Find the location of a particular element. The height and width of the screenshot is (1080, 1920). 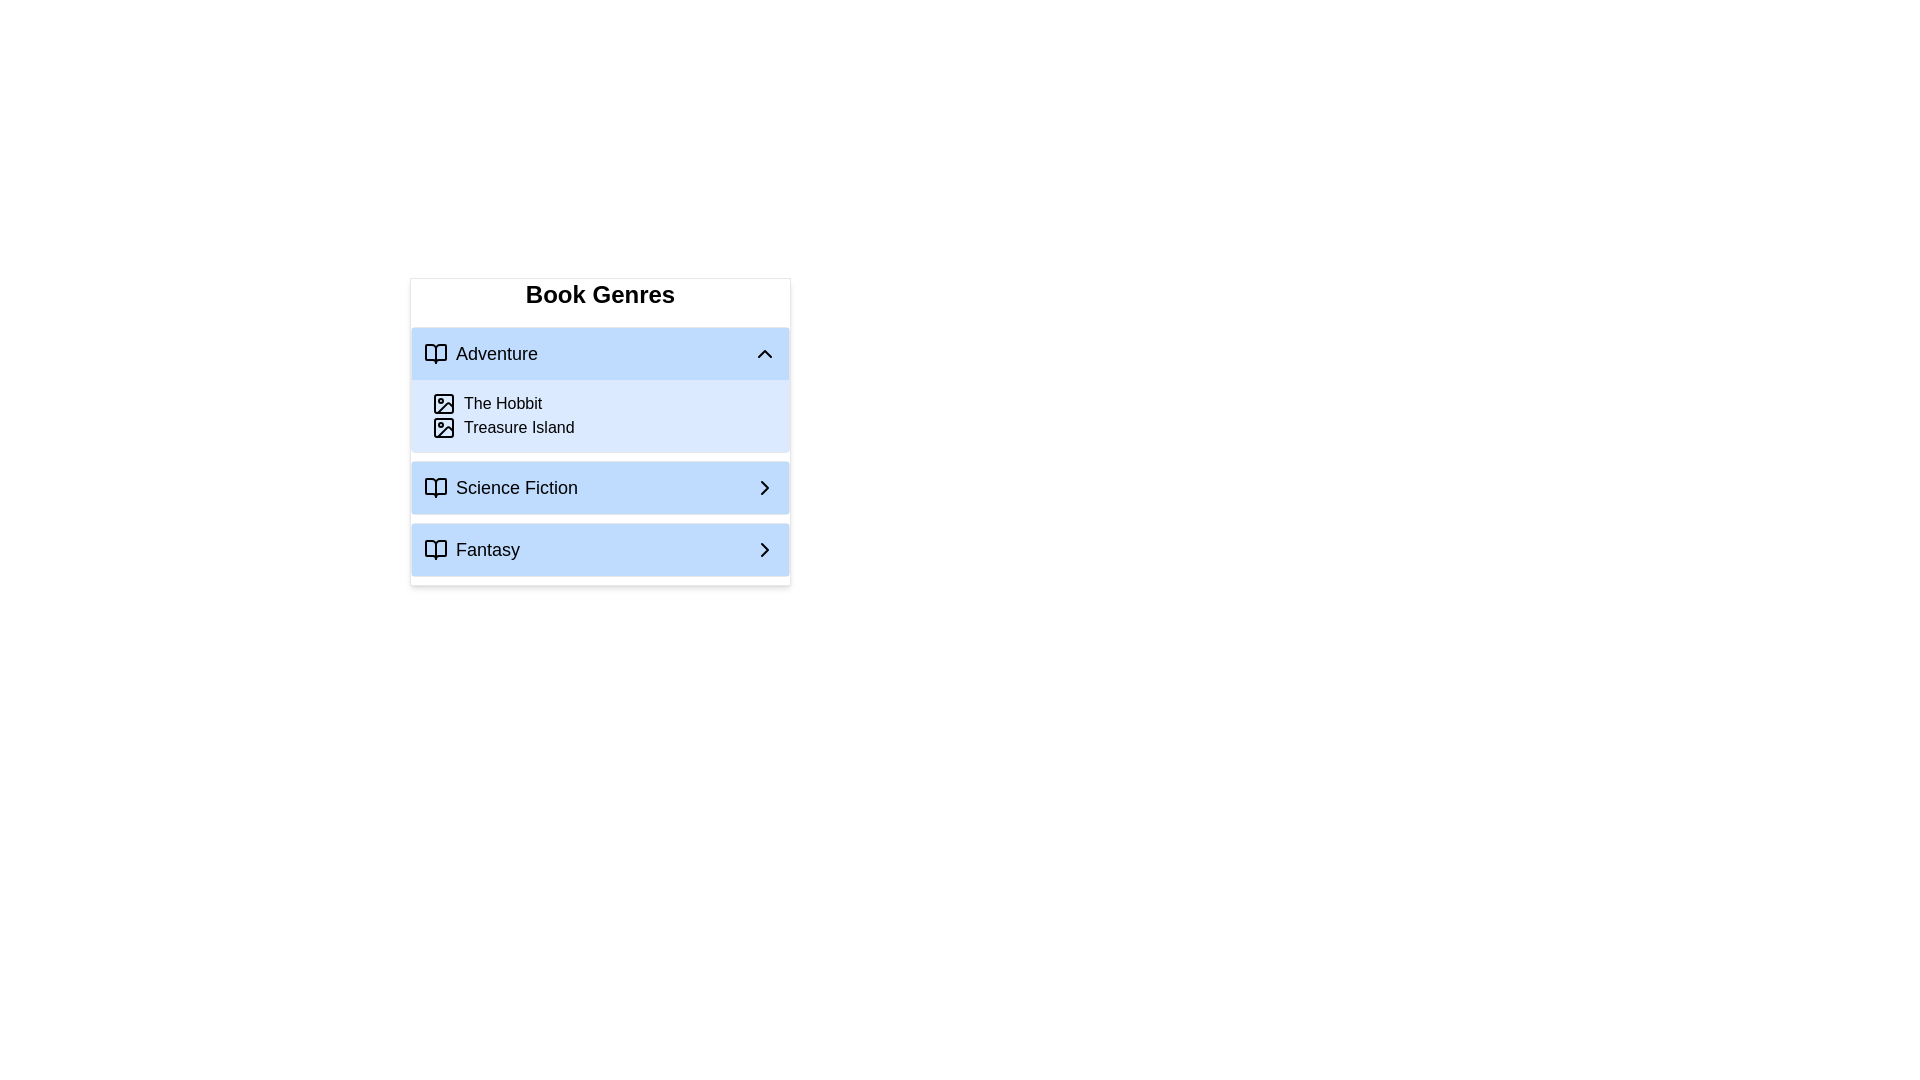

the open book icon located to the left of the 'Adventure' text in the 'Book Genres' section is located at coordinates (435, 353).